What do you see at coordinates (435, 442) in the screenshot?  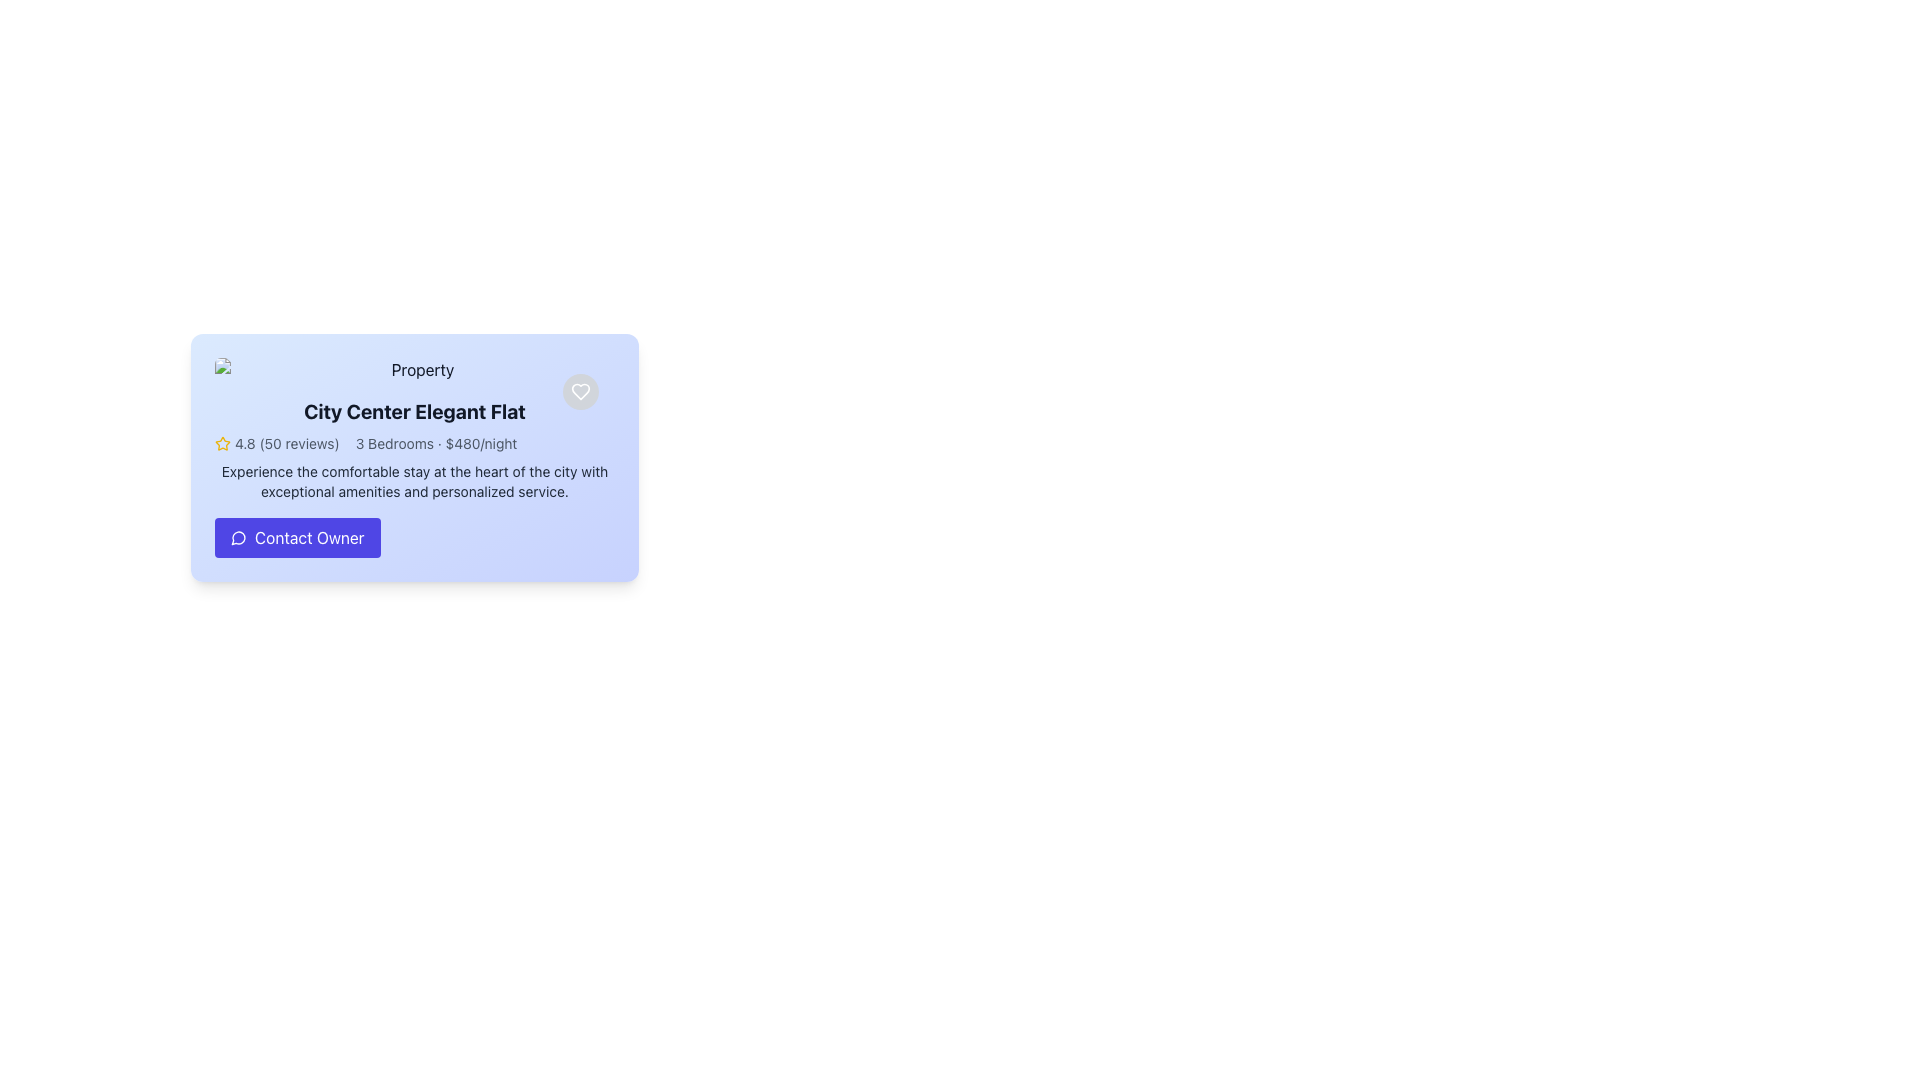 I see `the informational Text label that displays the number of bedrooms and nightly rate, located beneath the title 'City Center Elegant Flat' and adjacent to '4.8 (50 reviews)'` at bounding box center [435, 442].